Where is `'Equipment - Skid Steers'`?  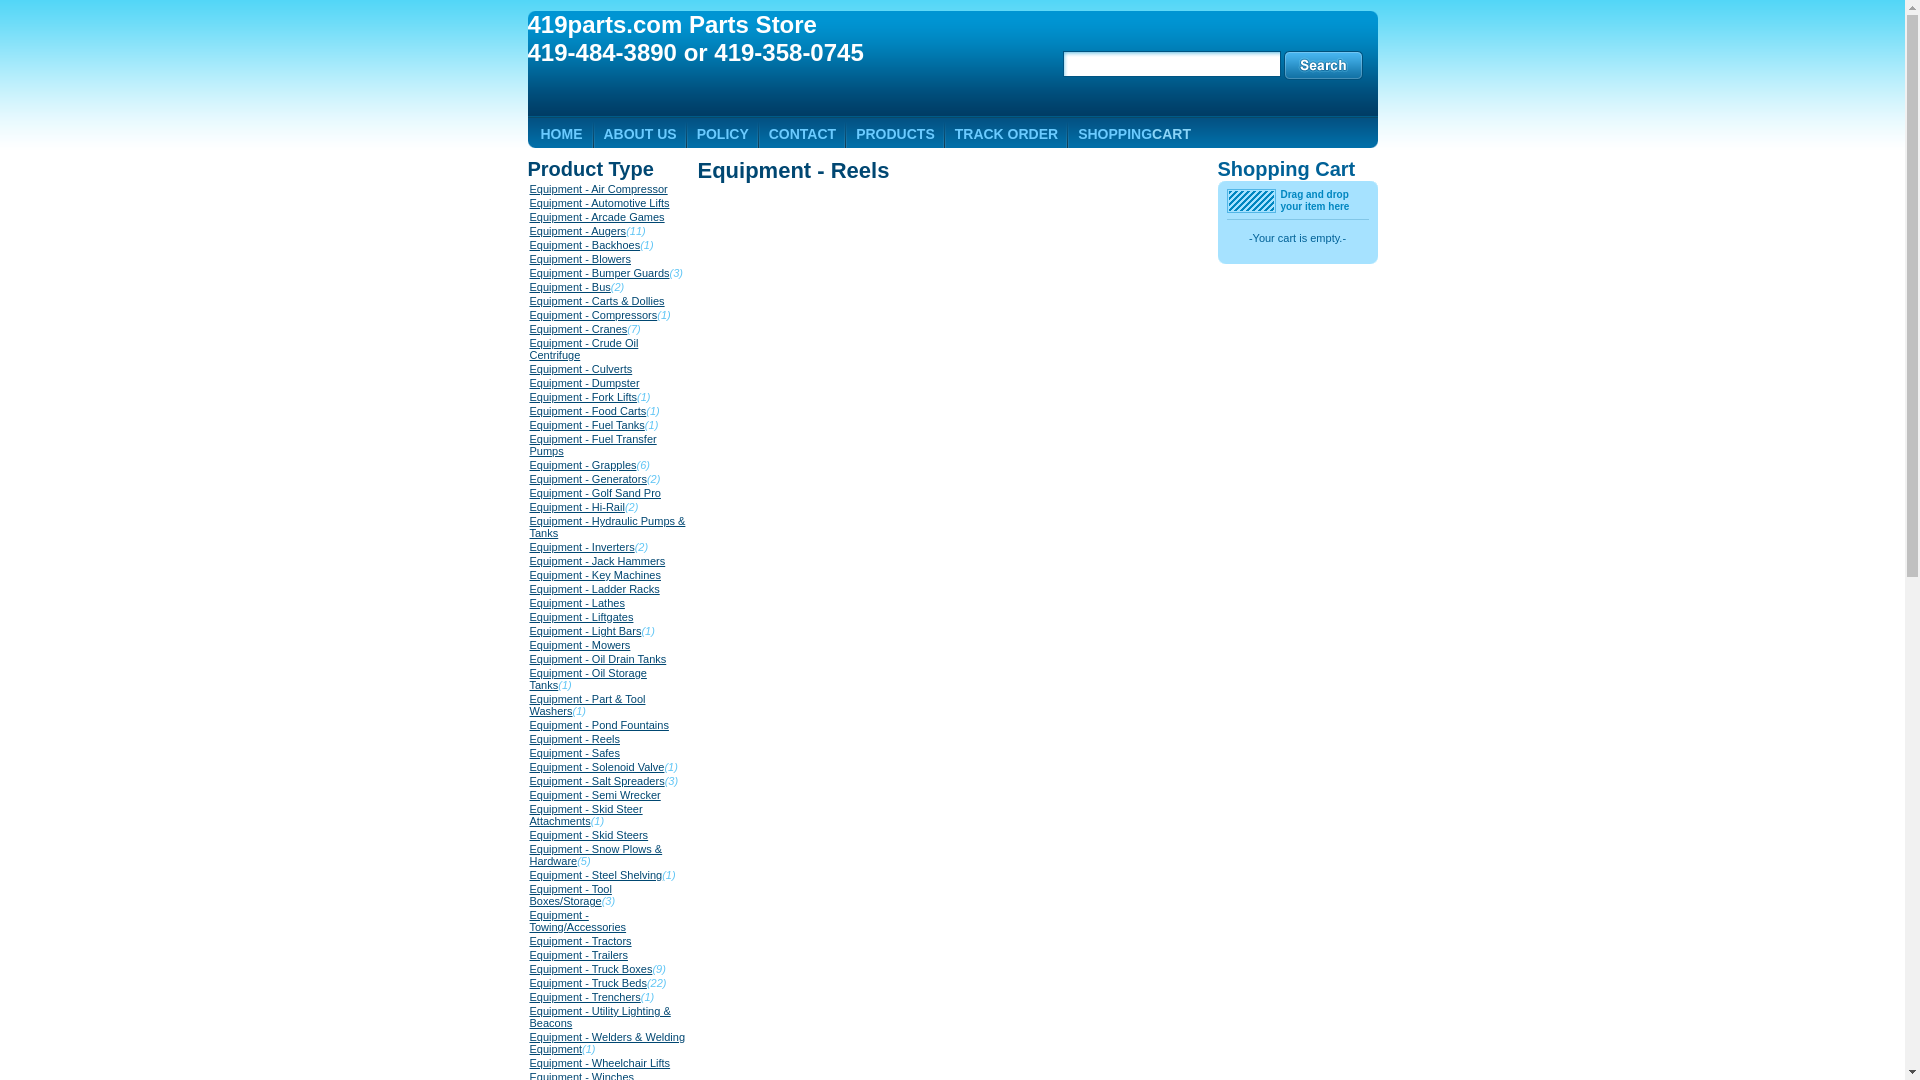 'Equipment - Skid Steers' is located at coordinates (529, 834).